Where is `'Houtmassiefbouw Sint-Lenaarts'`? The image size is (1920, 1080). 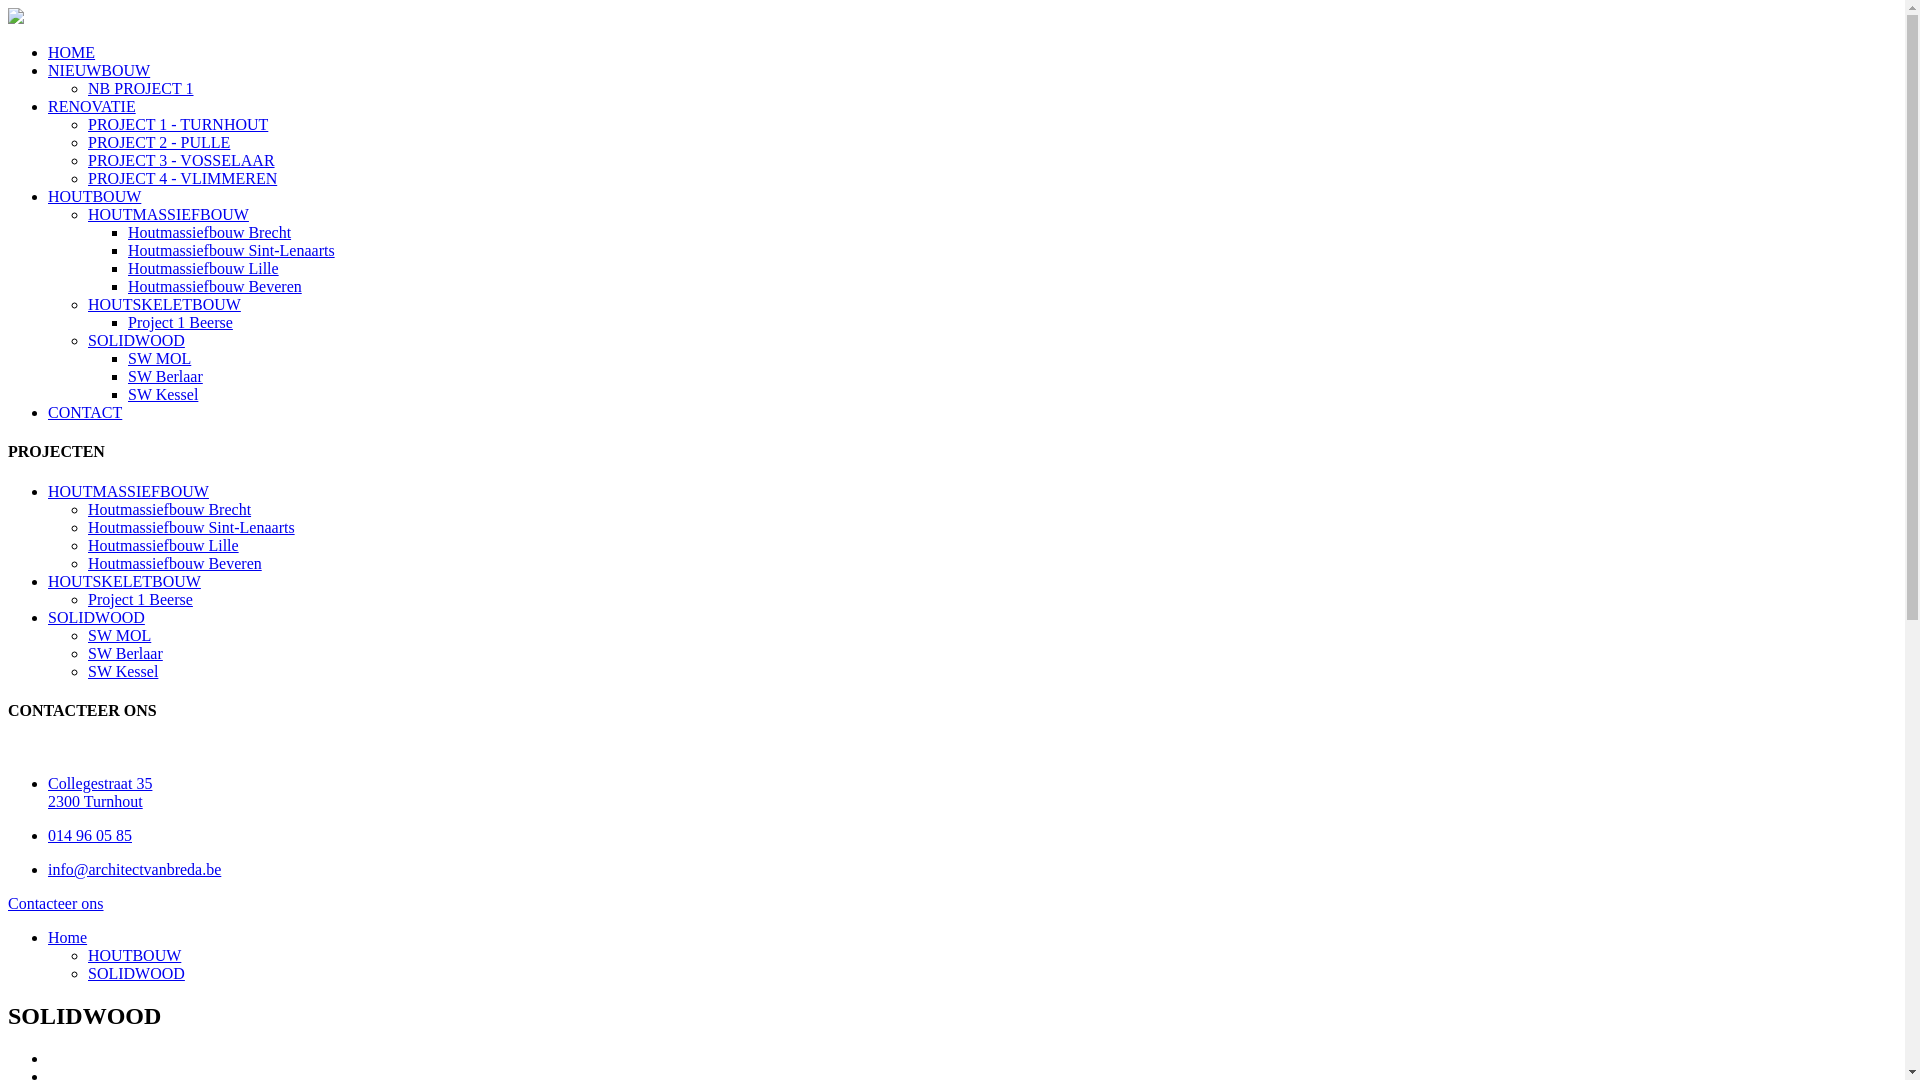 'Houtmassiefbouw Sint-Lenaarts' is located at coordinates (231, 249).